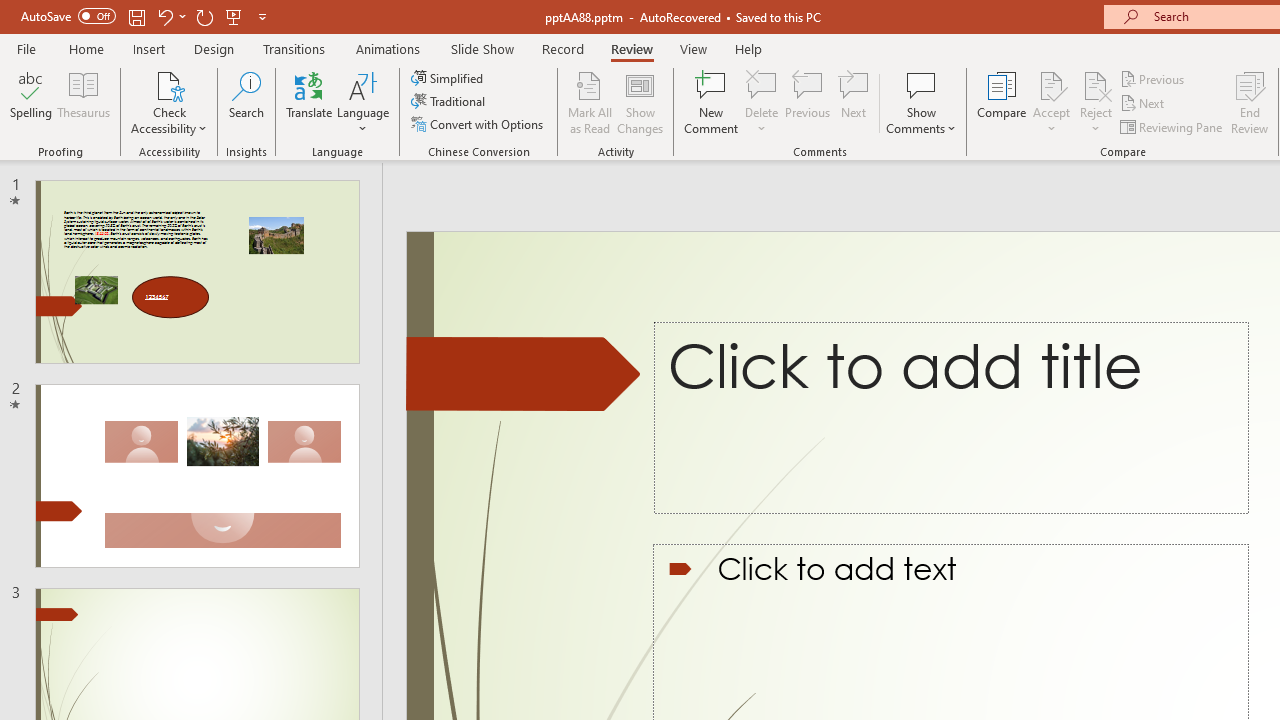 This screenshot has width=1280, height=720. What do you see at coordinates (761, 103) in the screenshot?
I see `'Delete'` at bounding box center [761, 103].